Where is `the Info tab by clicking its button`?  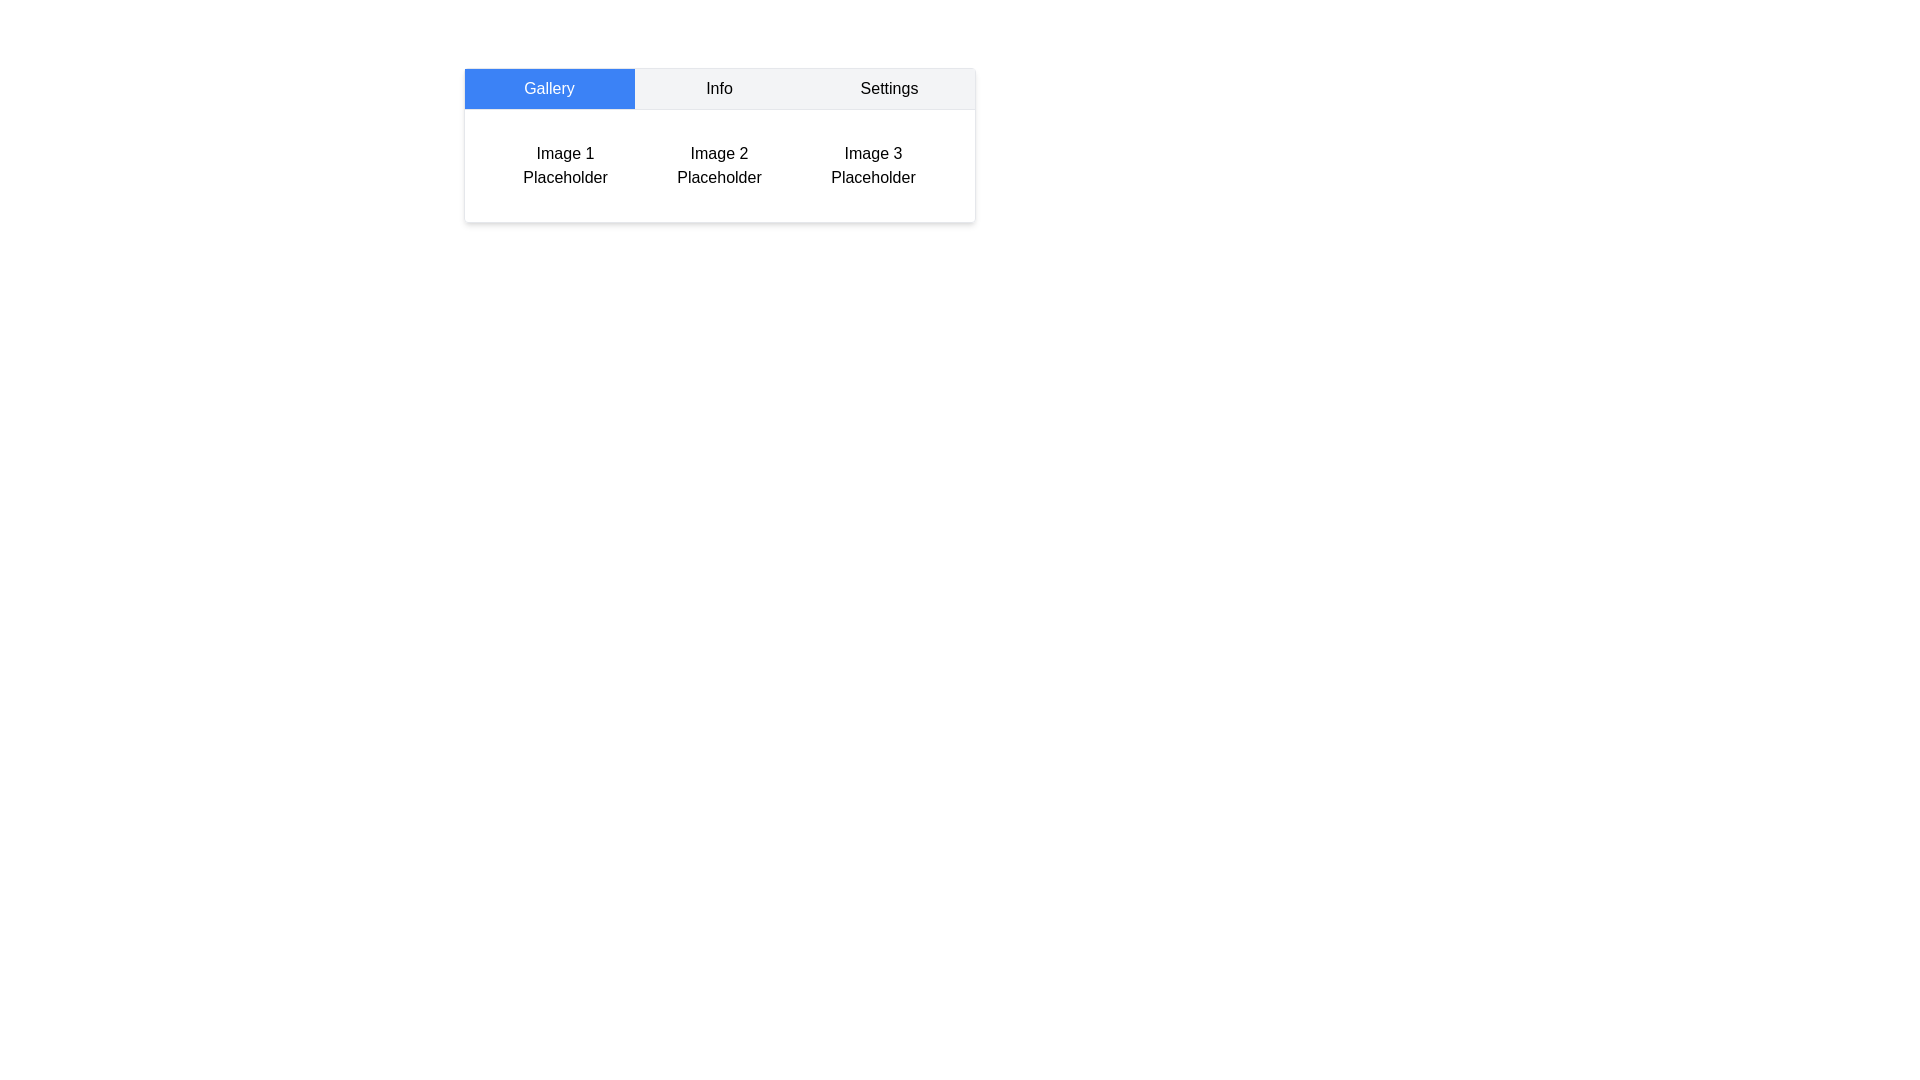
the Info tab by clicking its button is located at coordinates (719, 87).